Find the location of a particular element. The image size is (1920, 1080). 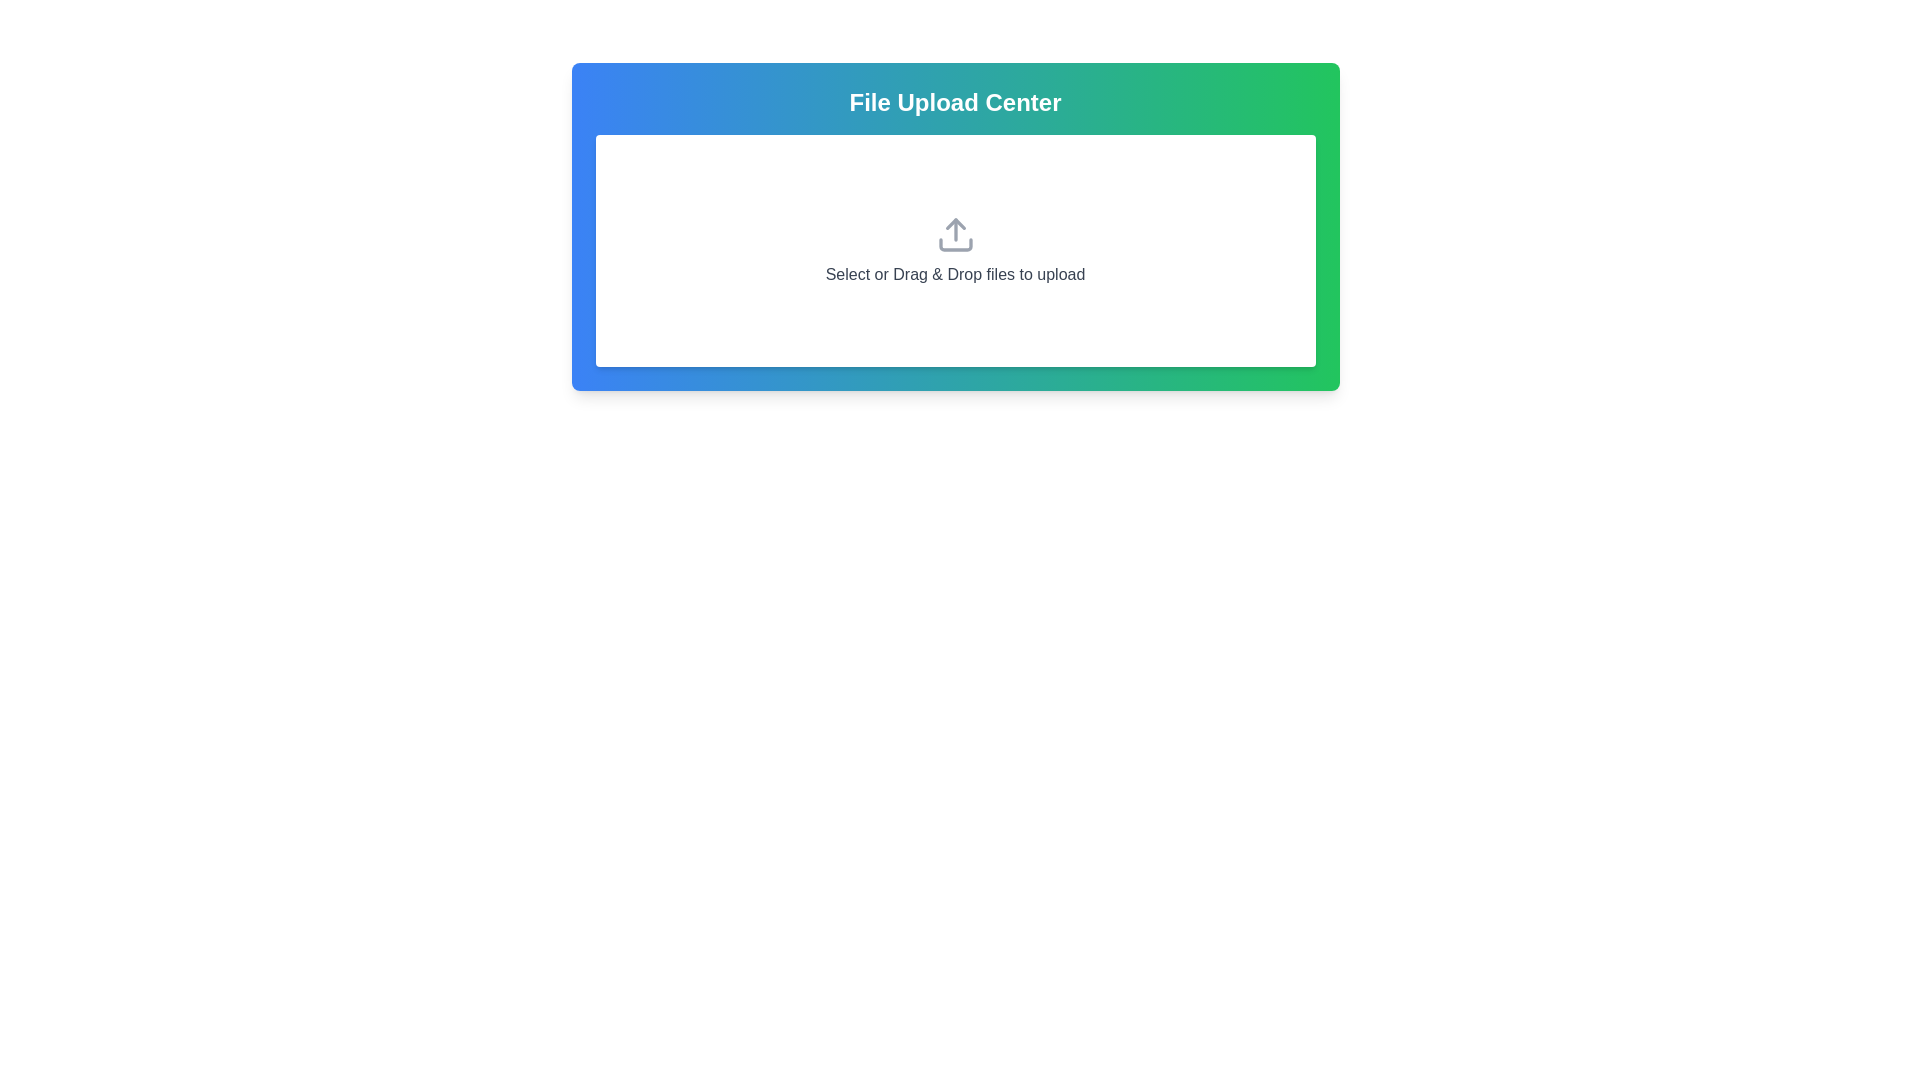

the instructional text that reads 'Select or Drag & Drop files to upload', which is centrally located at the bottom of the 'File Upload Center' is located at coordinates (954, 274).